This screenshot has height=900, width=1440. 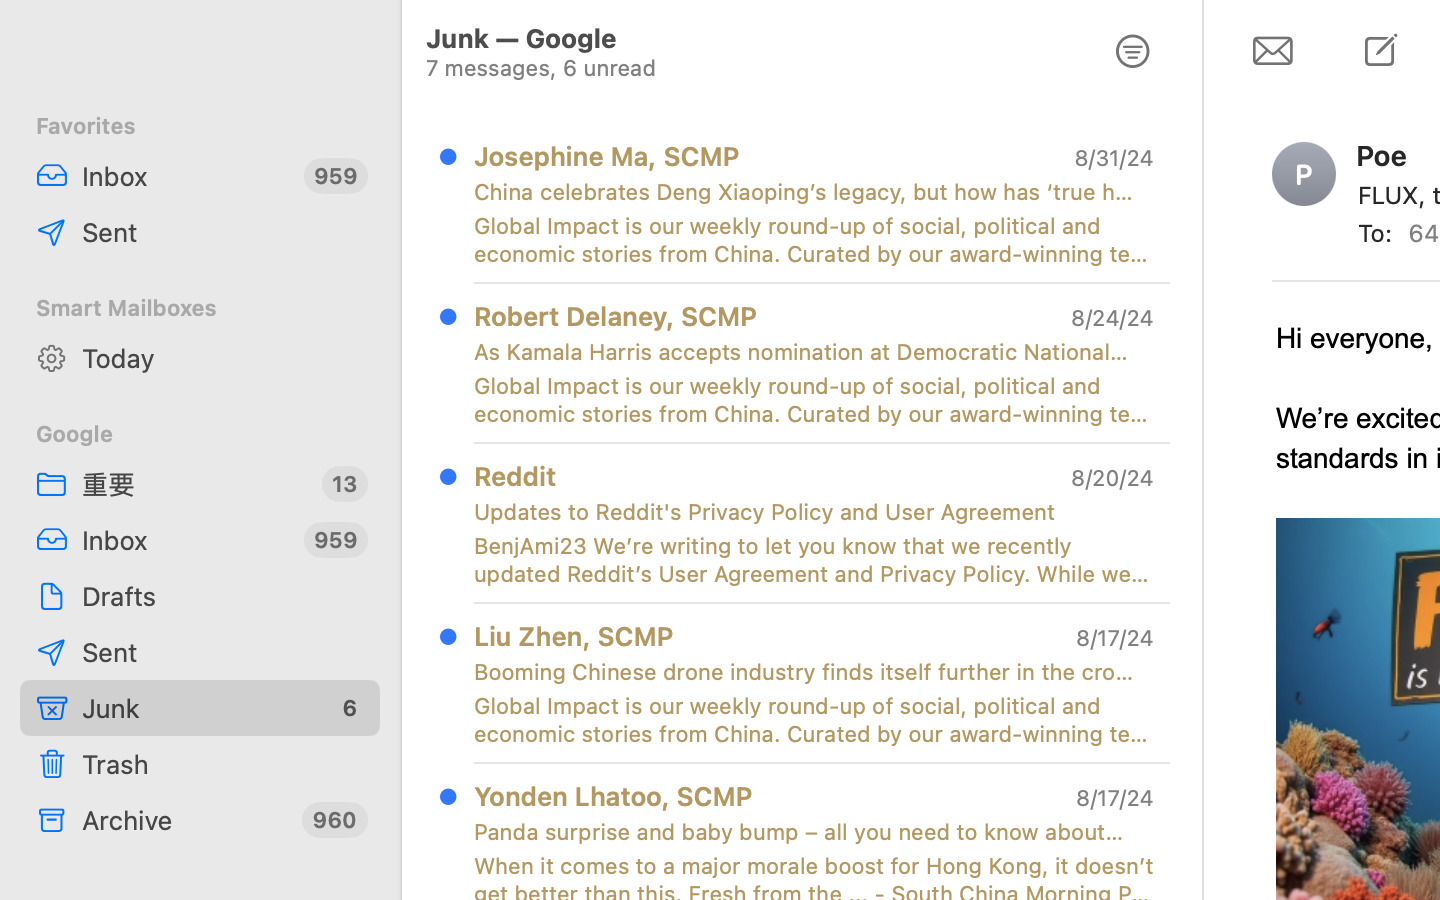 What do you see at coordinates (223, 763) in the screenshot?
I see `'Trash'` at bounding box center [223, 763].